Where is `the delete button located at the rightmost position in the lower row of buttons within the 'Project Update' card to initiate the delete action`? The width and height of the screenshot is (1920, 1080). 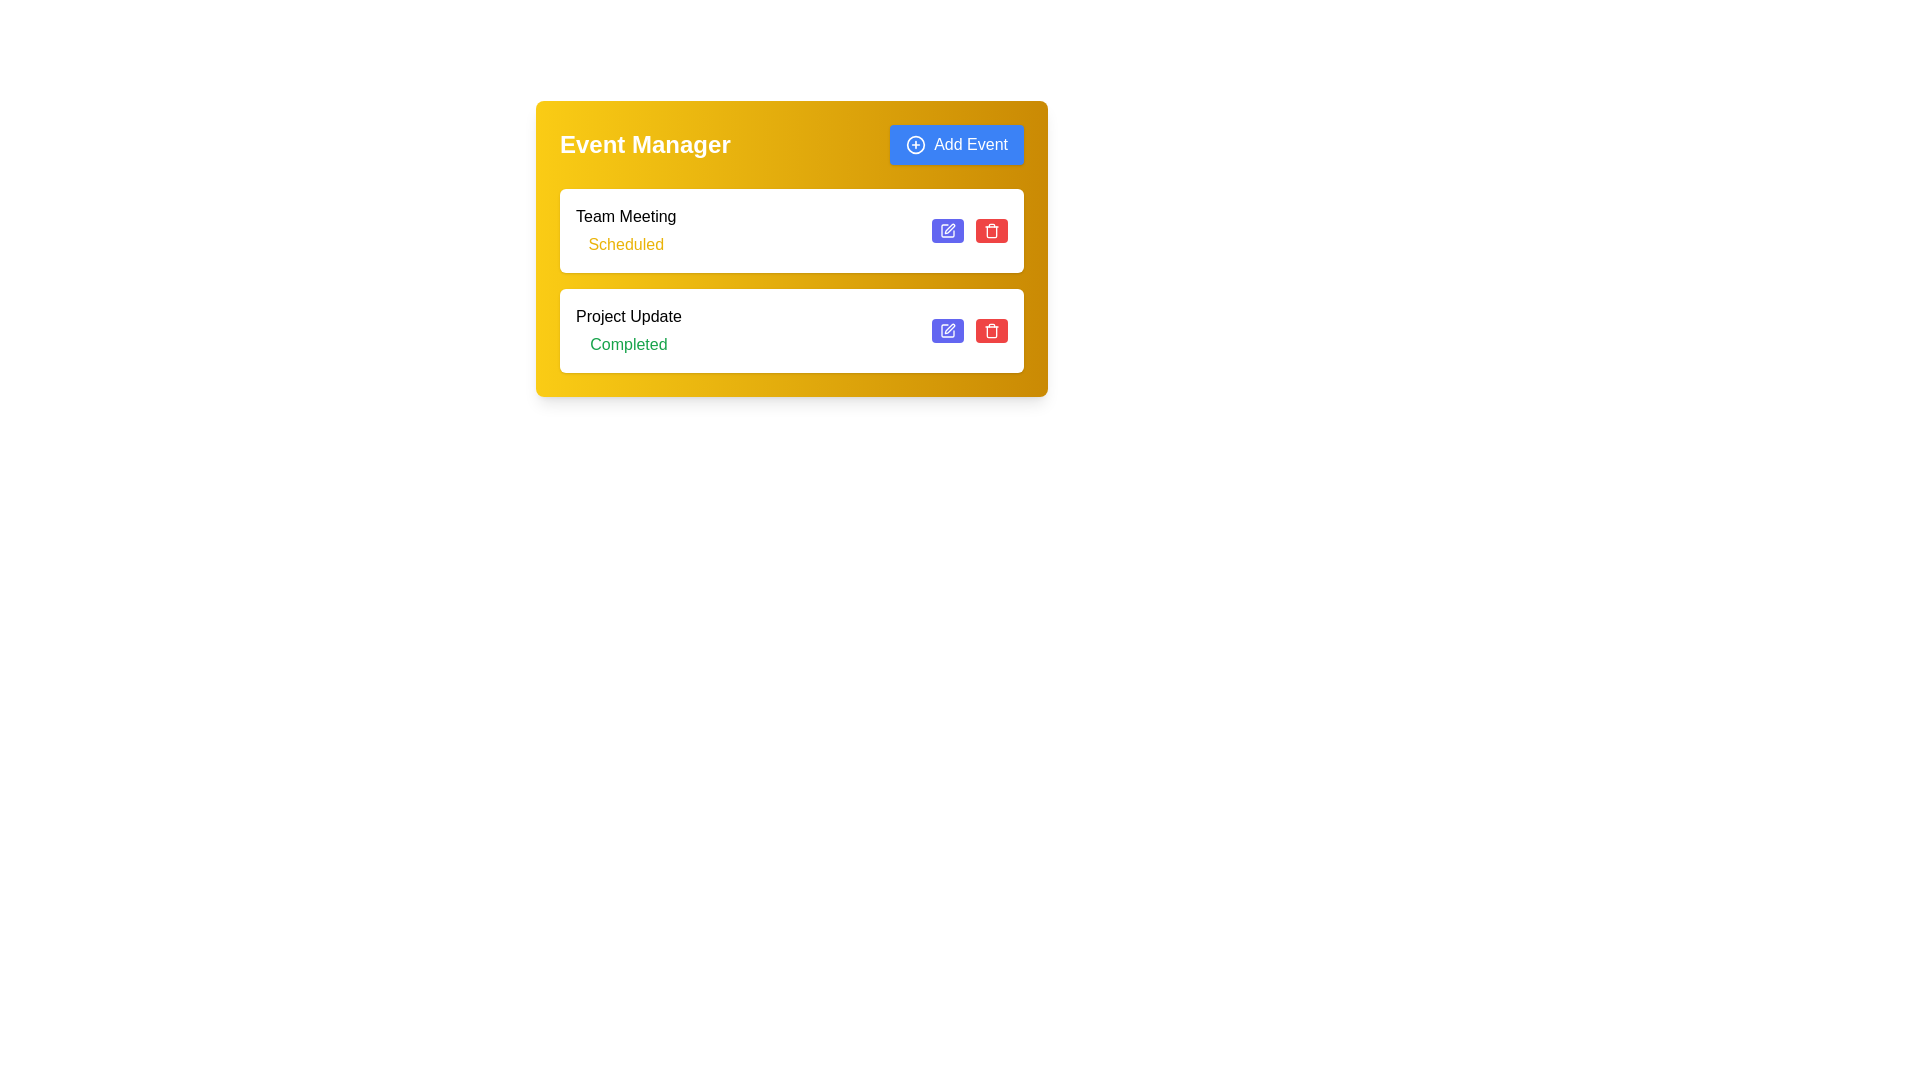 the delete button located at the rightmost position in the lower row of buttons within the 'Project Update' card to initiate the delete action is located at coordinates (992, 330).